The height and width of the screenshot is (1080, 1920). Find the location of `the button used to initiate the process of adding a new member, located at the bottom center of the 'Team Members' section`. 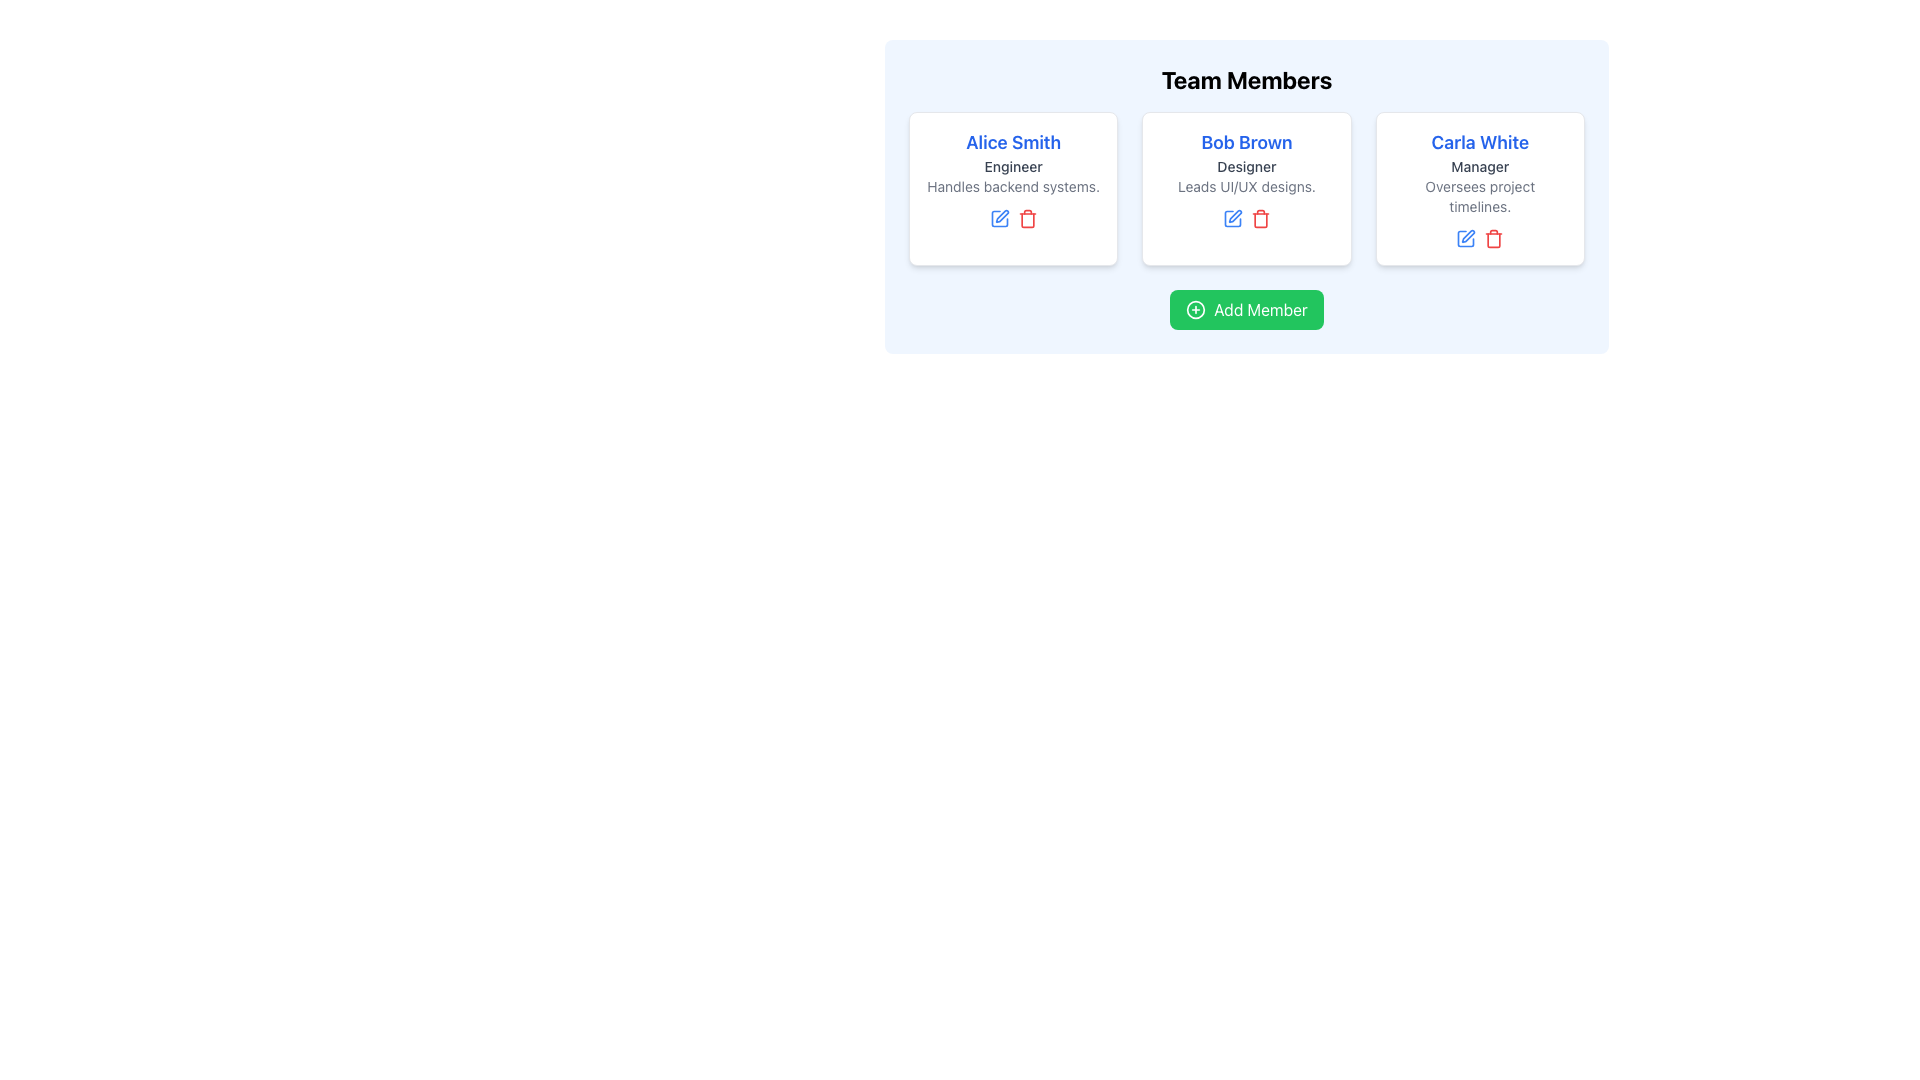

the button used to initiate the process of adding a new member, located at the bottom center of the 'Team Members' section is located at coordinates (1246, 309).